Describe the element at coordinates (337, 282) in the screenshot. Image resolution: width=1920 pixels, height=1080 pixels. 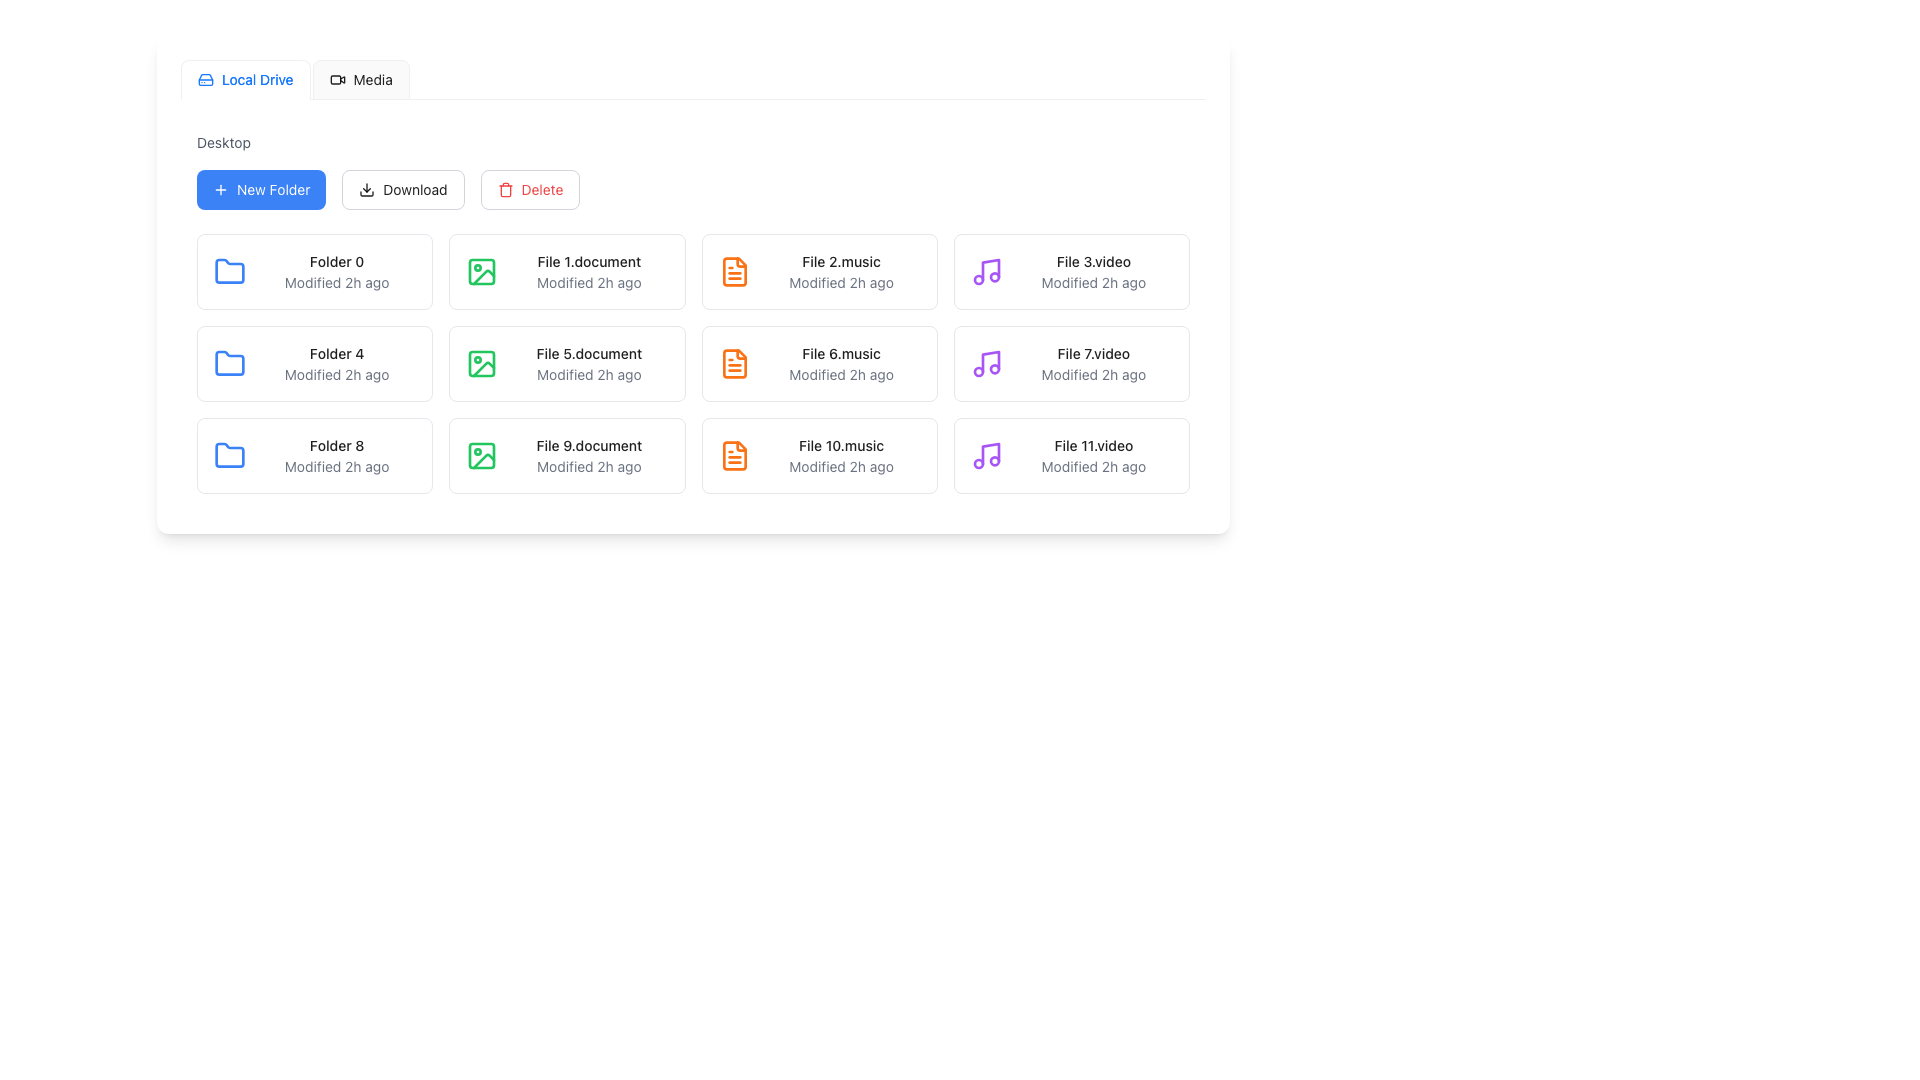
I see `the text label indicating the last modification time of the associated file or folder, which is directly below the label 'Folder 0' in the first row of the file listing` at that location.